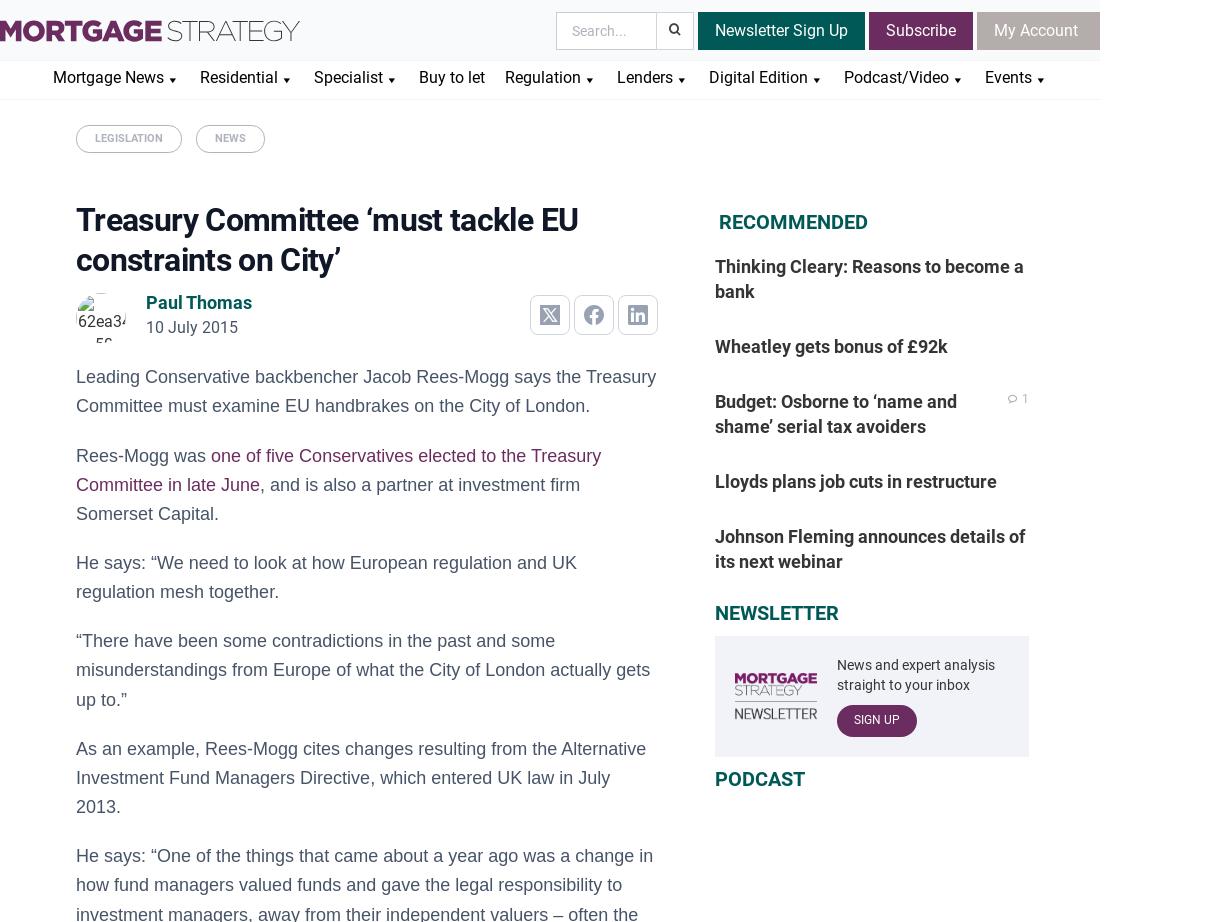 The height and width of the screenshot is (922, 1225). Describe the element at coordinates (198, 301) in the screenshot. I see `'Paul Thomas'` at that location.